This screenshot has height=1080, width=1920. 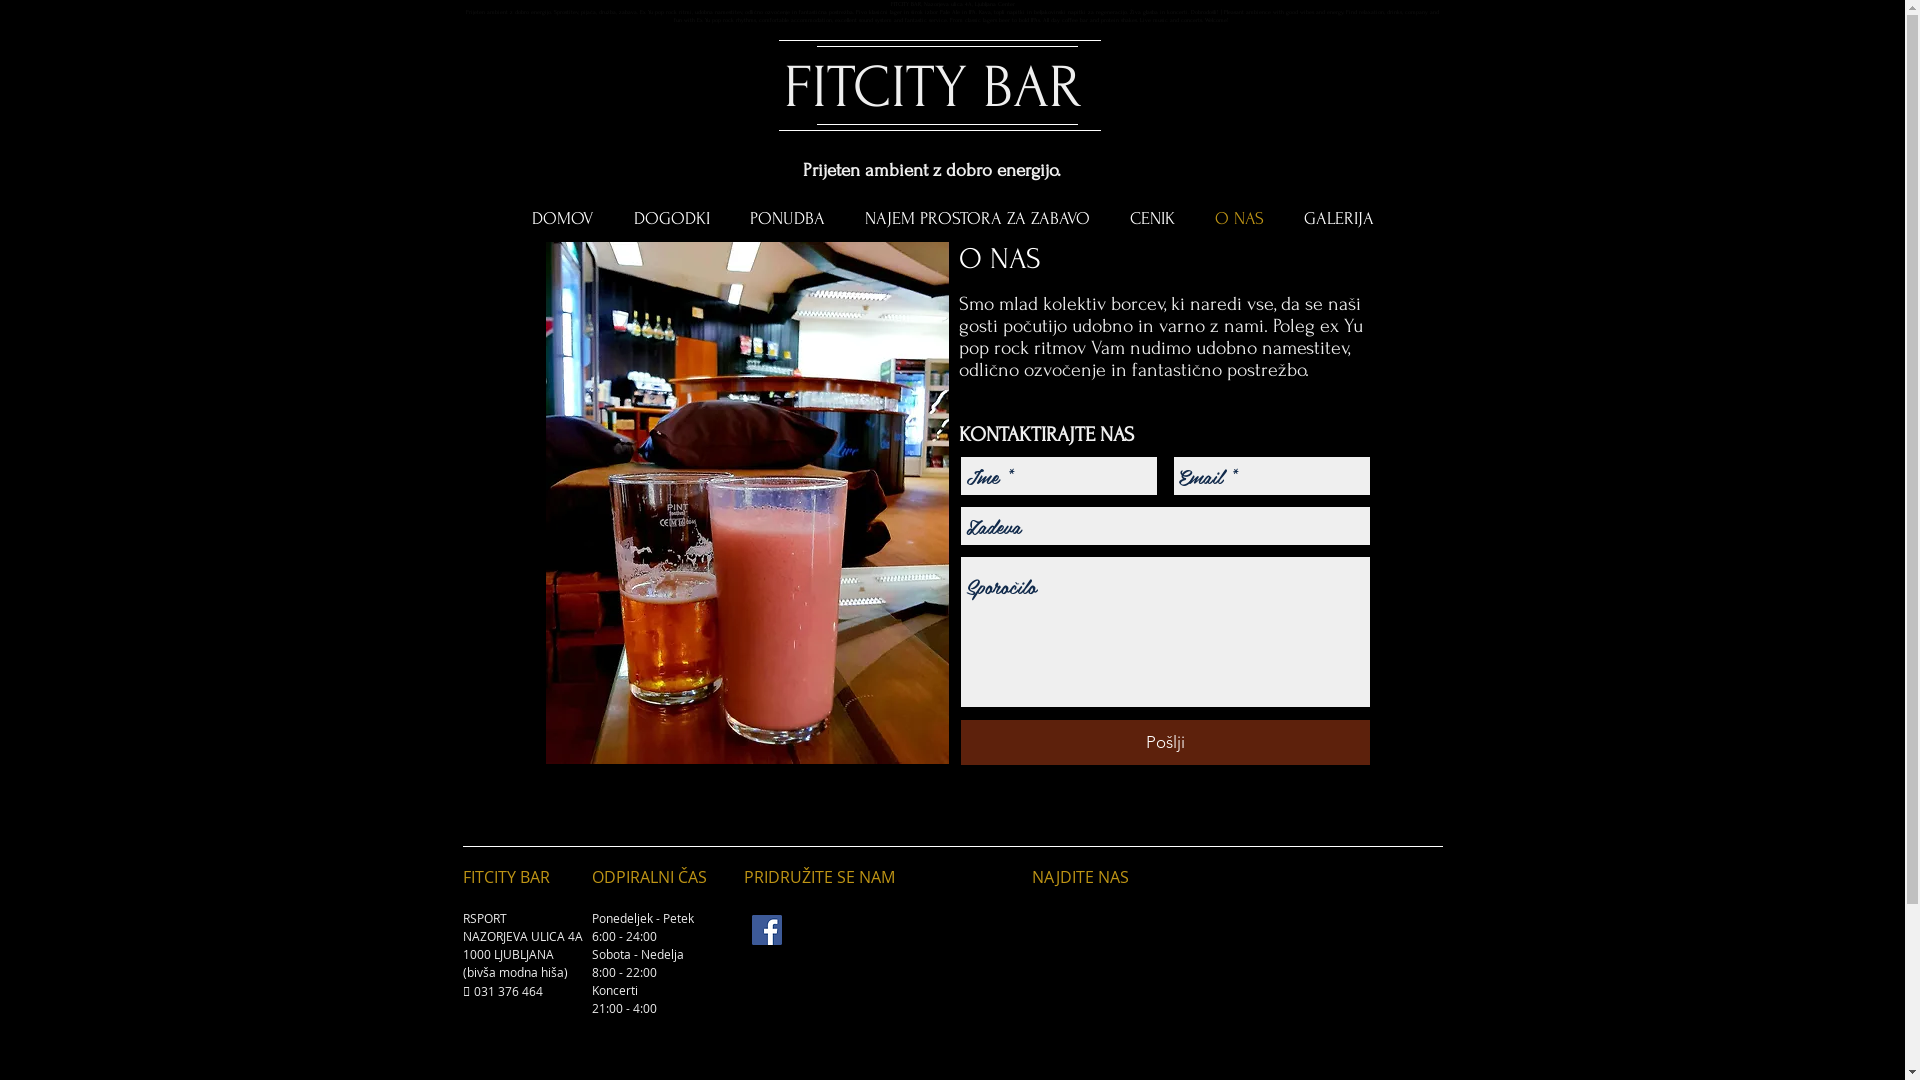 What do you see at coordinates (782, 937) in the screenshot?
I see `'https://www.rabljenispinnerji.com/fitcity-bar'` at bounding box center [782, 937].